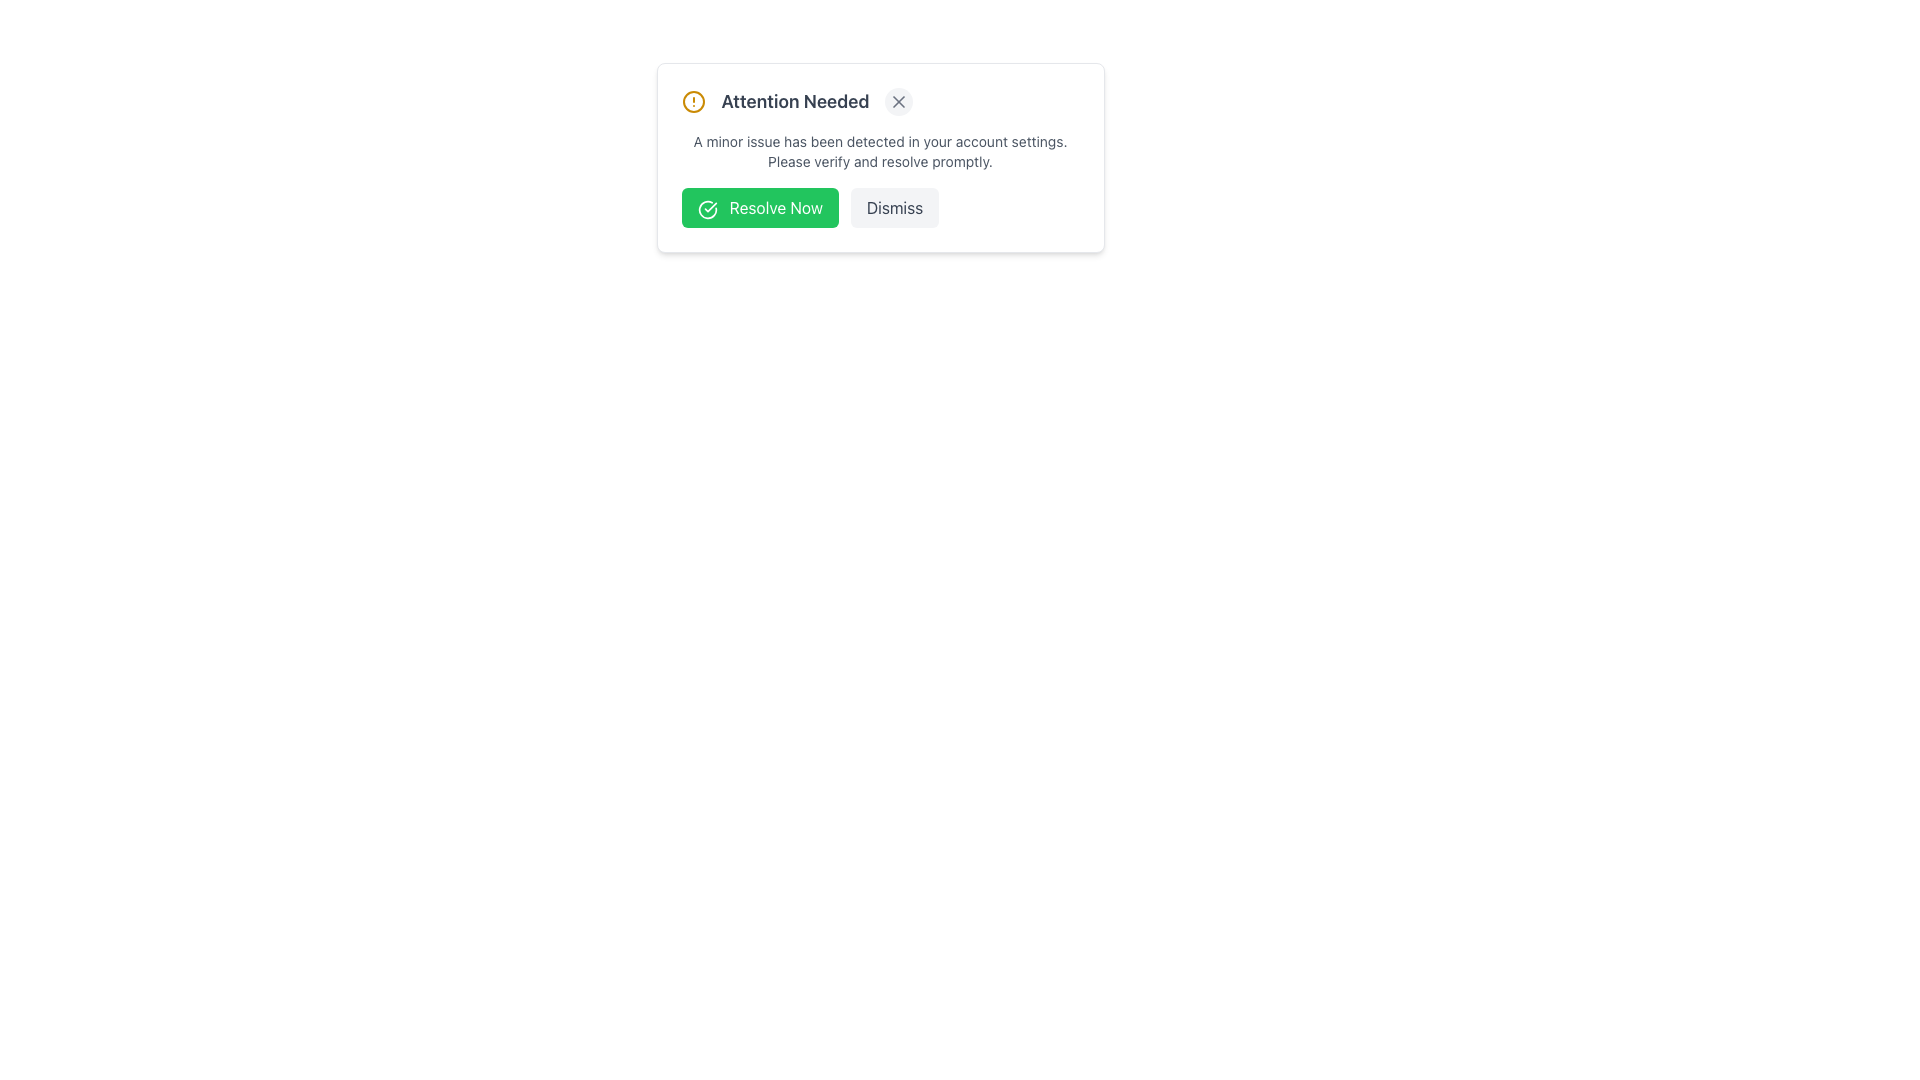  Describe the element at coordinates (894, 208) in the screenshot. I see `the dismiss button located in the bottom-right section of the notification card, next to the 'Resolve Now' button` at that location.